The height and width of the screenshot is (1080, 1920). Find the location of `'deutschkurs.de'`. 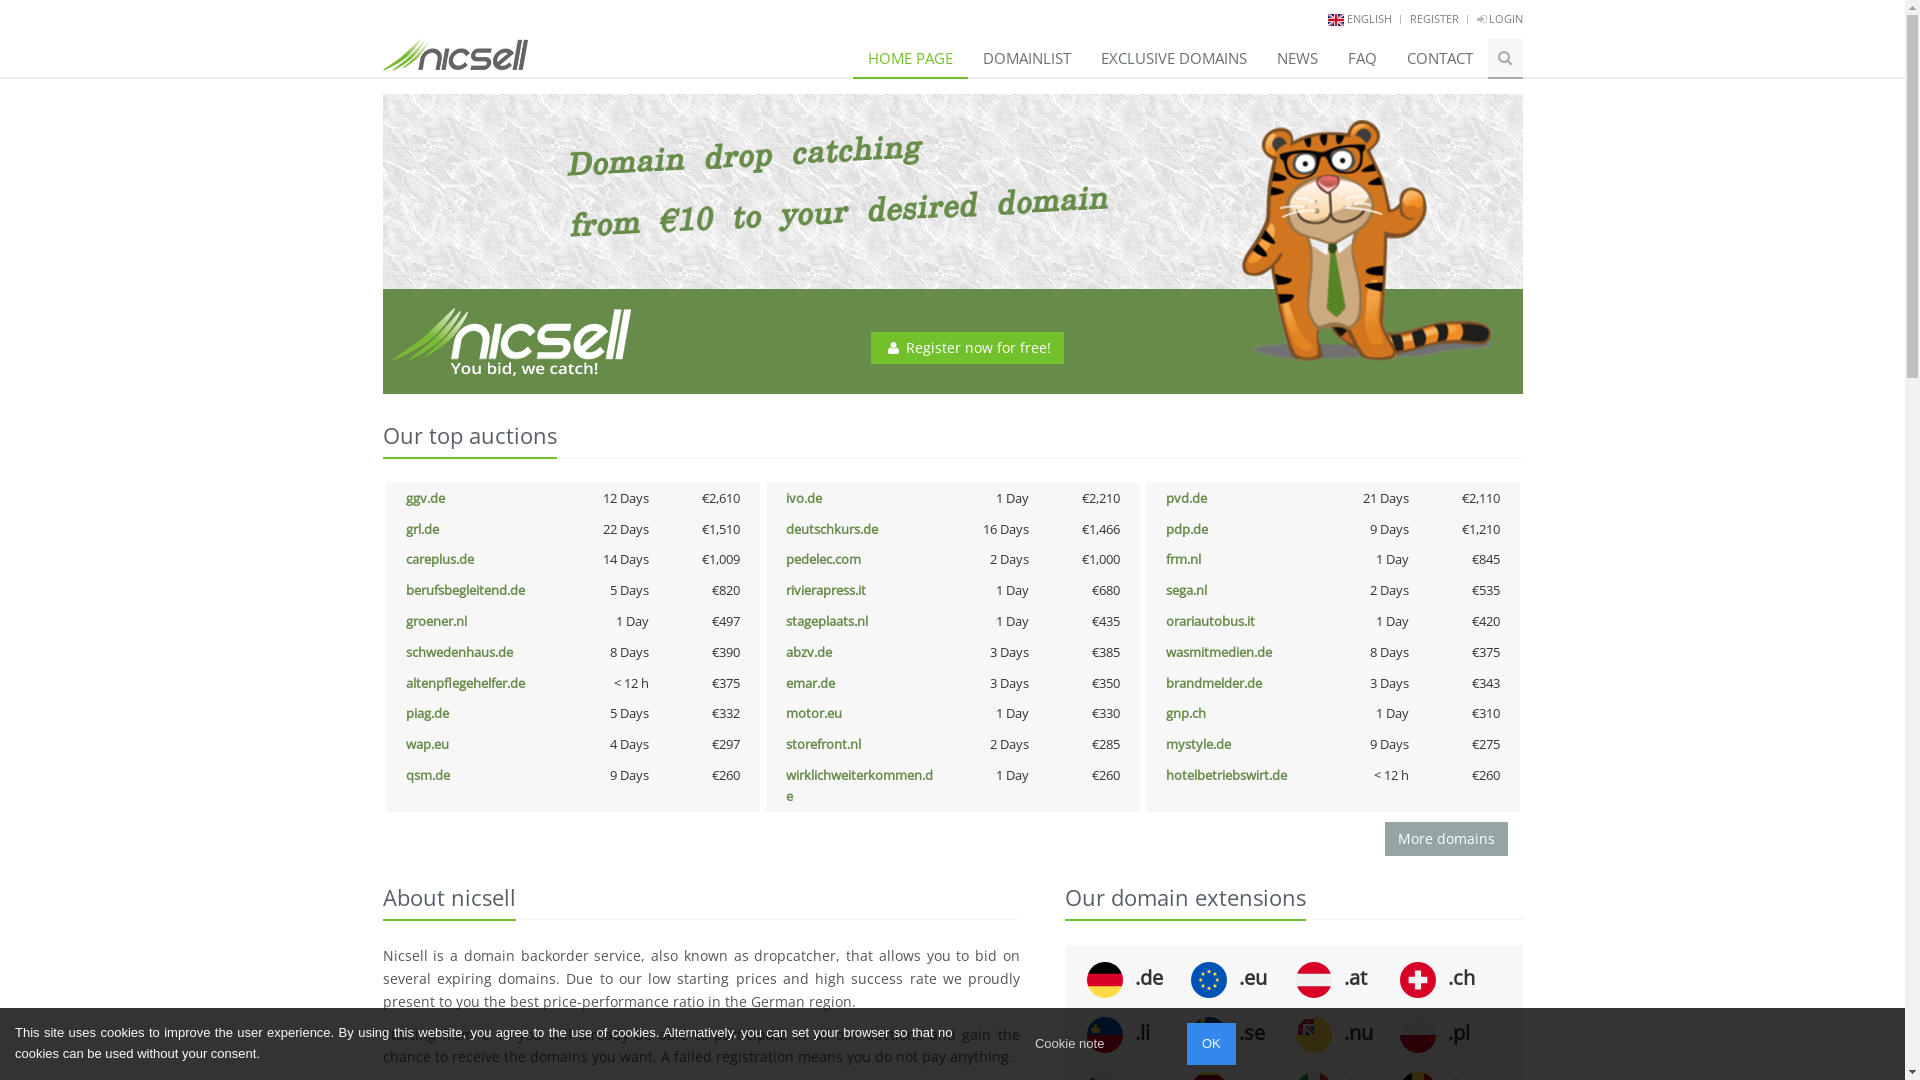

'deutschkurs.de' is located at coordinates (831, 527).